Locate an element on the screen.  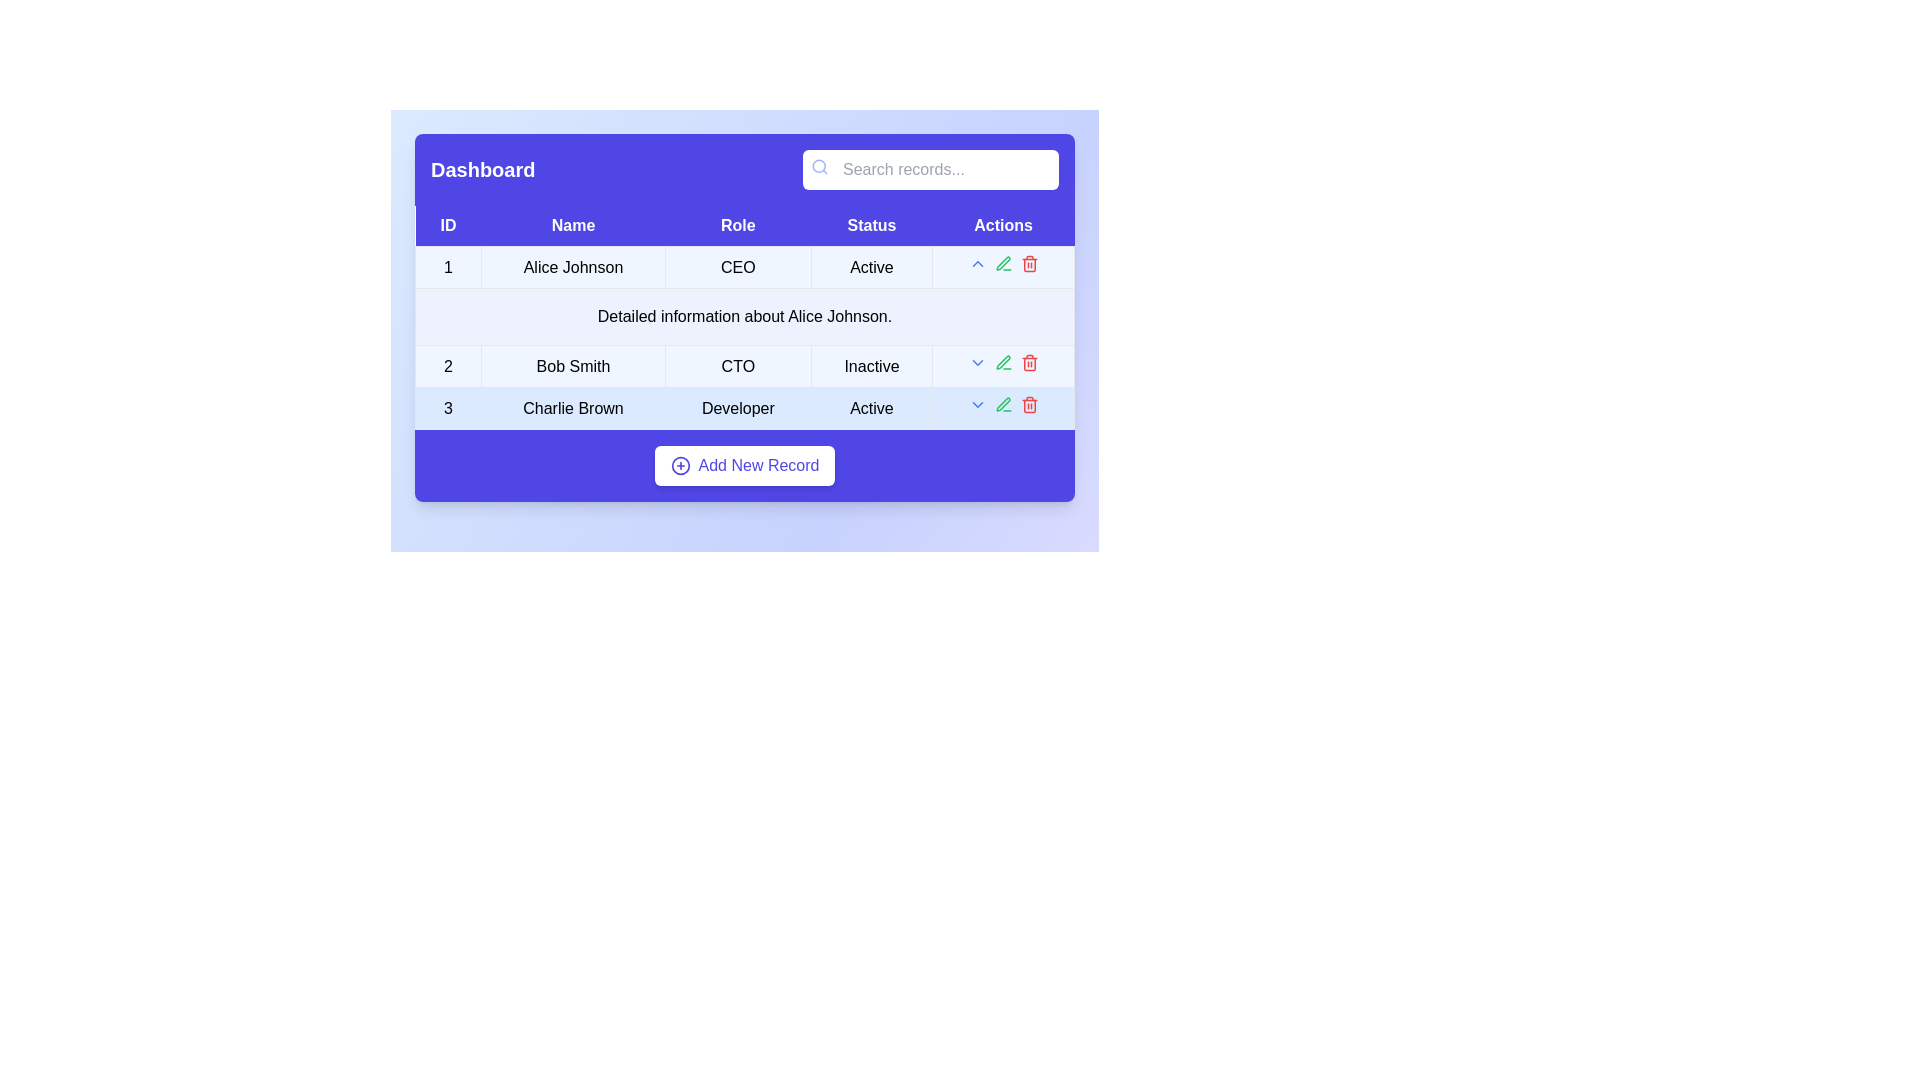
the text label displaying 'Bob Smith' located in the second row of the table under the 'Name' column, which is centrally aligned within its grid cell is located at coordinates (572, 366).